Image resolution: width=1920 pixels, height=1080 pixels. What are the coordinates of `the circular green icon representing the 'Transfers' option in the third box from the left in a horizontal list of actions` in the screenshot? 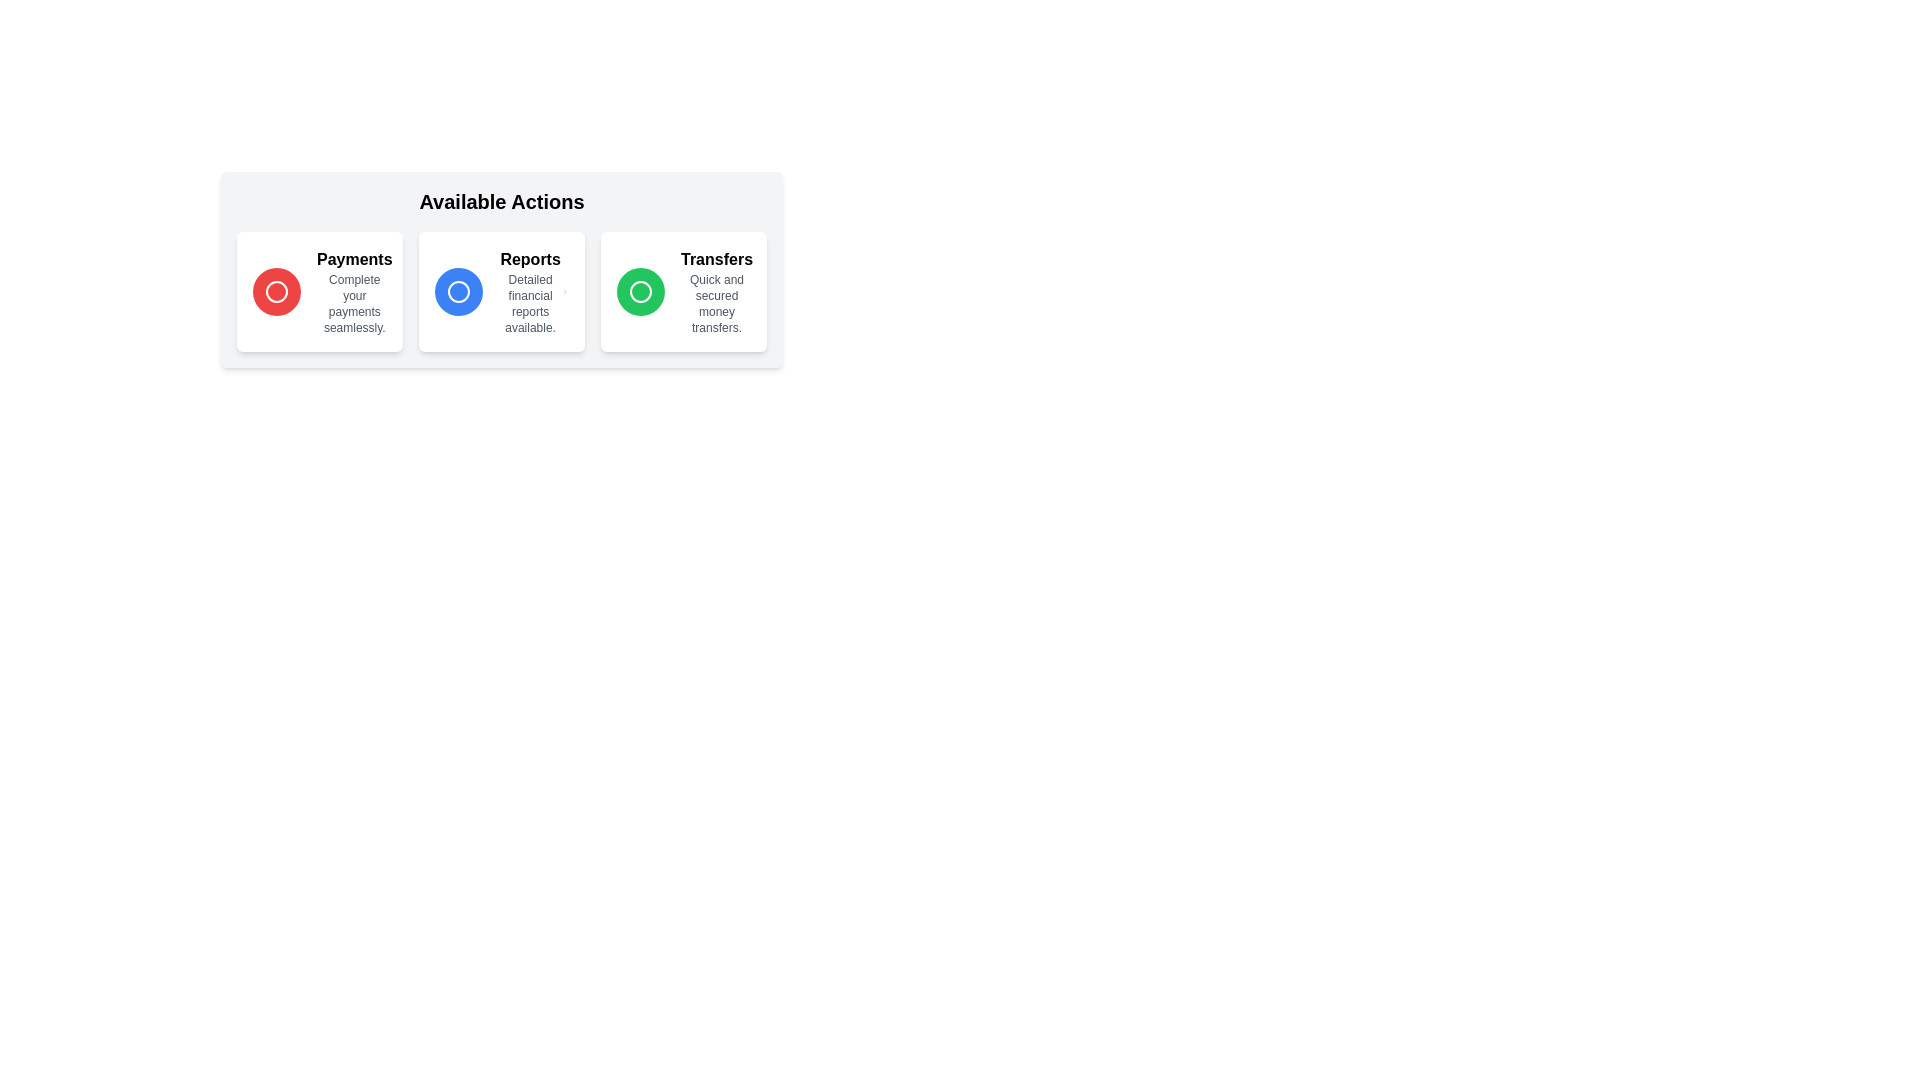 It's located at (641, 292).